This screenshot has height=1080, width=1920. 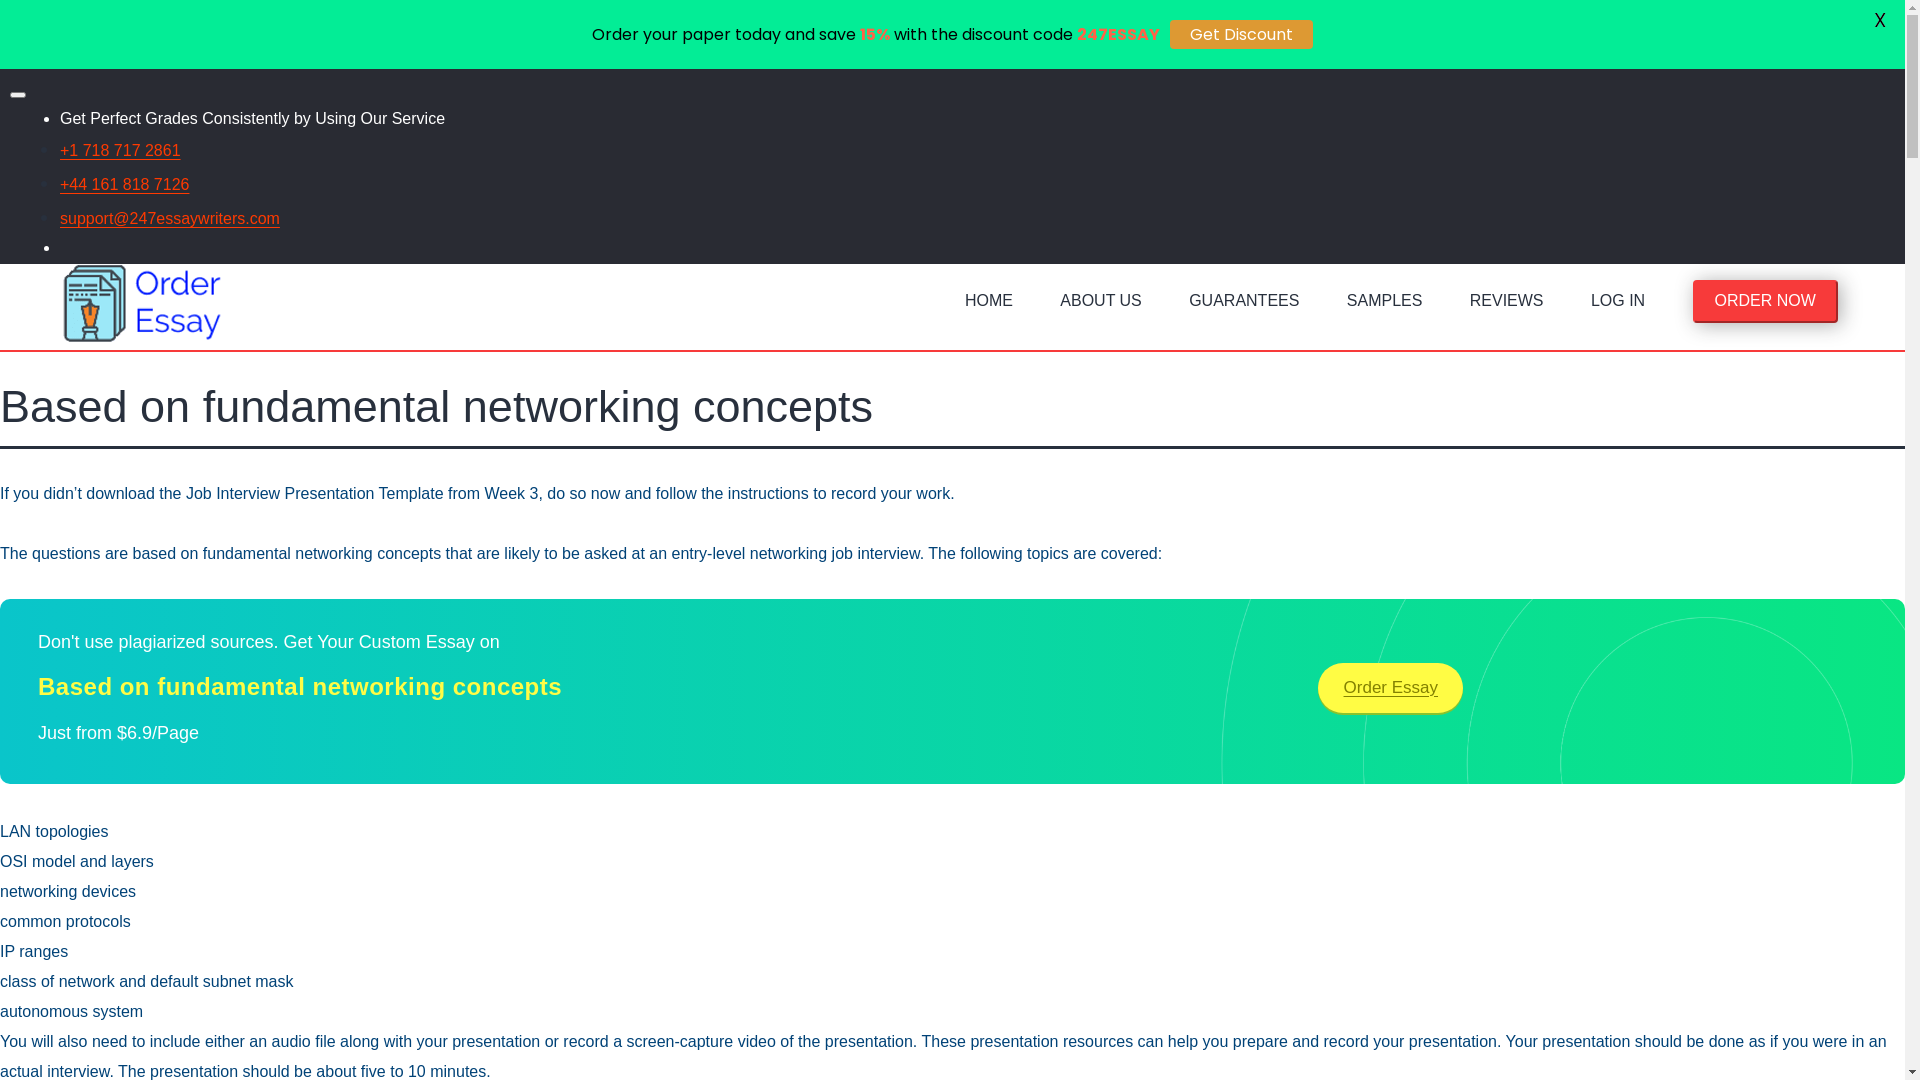 I want to click on 'support@247essaywriters.com', so click(x=169, y=218).